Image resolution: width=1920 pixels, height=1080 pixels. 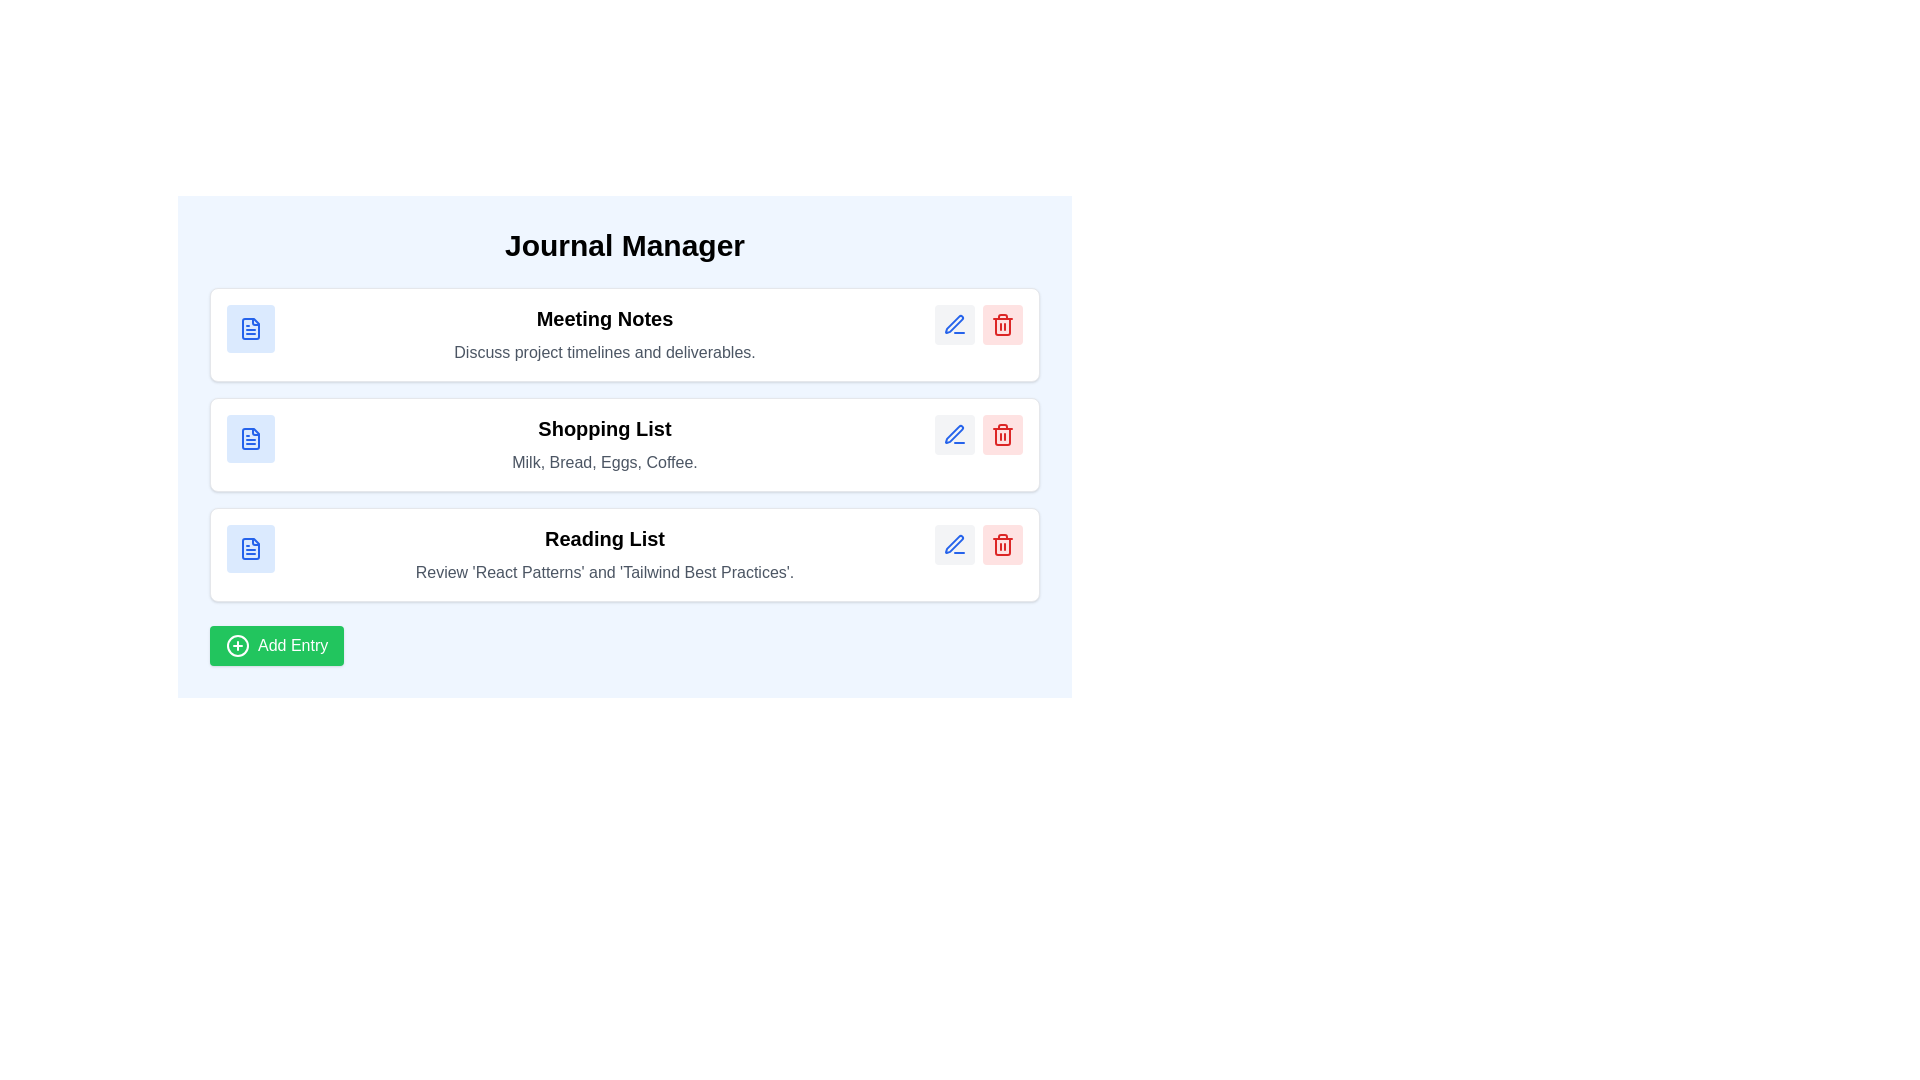 What do you see at coordinates (1003, 323) in the screenshot?
I see `the delete button located to the far right of the top row of the list items, adjacent to the blue pencil icon` at bounding box center [1003, 323].